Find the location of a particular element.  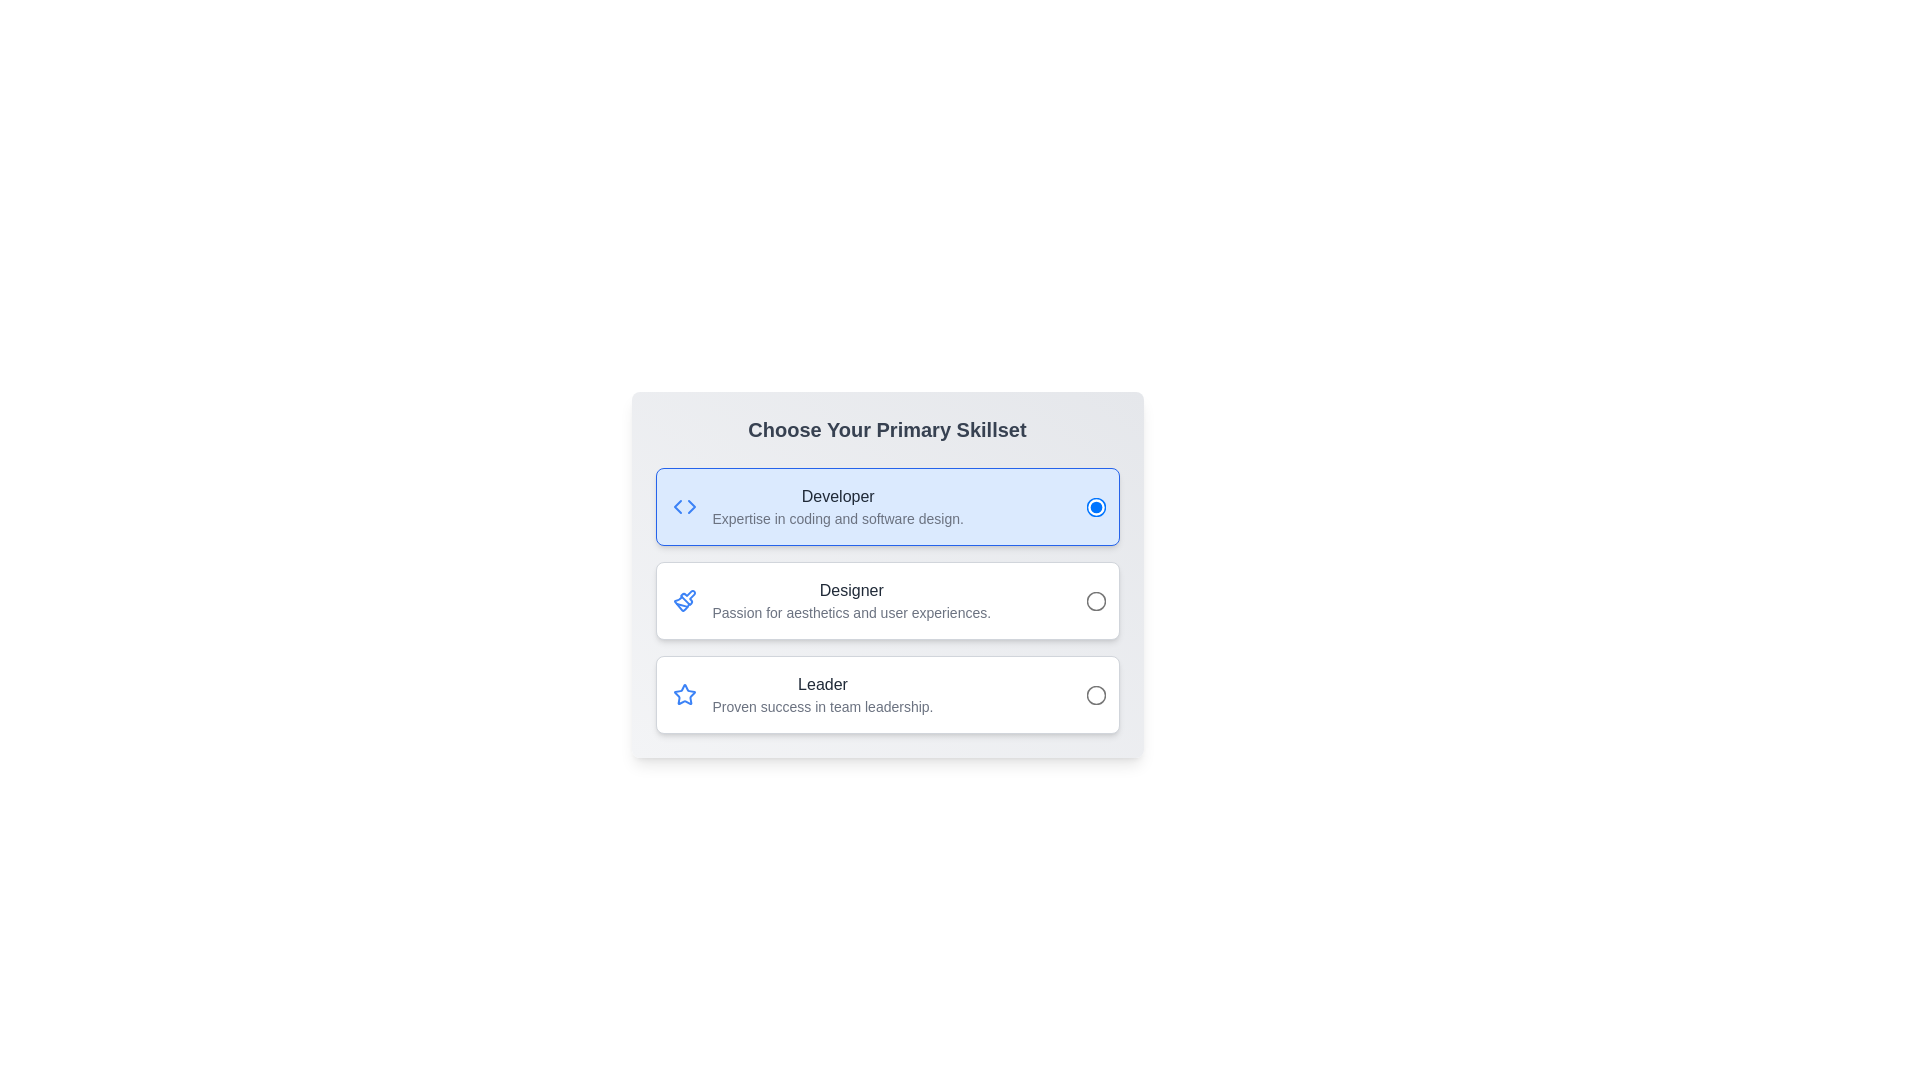

the descriptive text element displaying 'Passion for aesthetics and user experiences.' located below the 'Designer' text in the skill option list is located at coordinates (851, 612).